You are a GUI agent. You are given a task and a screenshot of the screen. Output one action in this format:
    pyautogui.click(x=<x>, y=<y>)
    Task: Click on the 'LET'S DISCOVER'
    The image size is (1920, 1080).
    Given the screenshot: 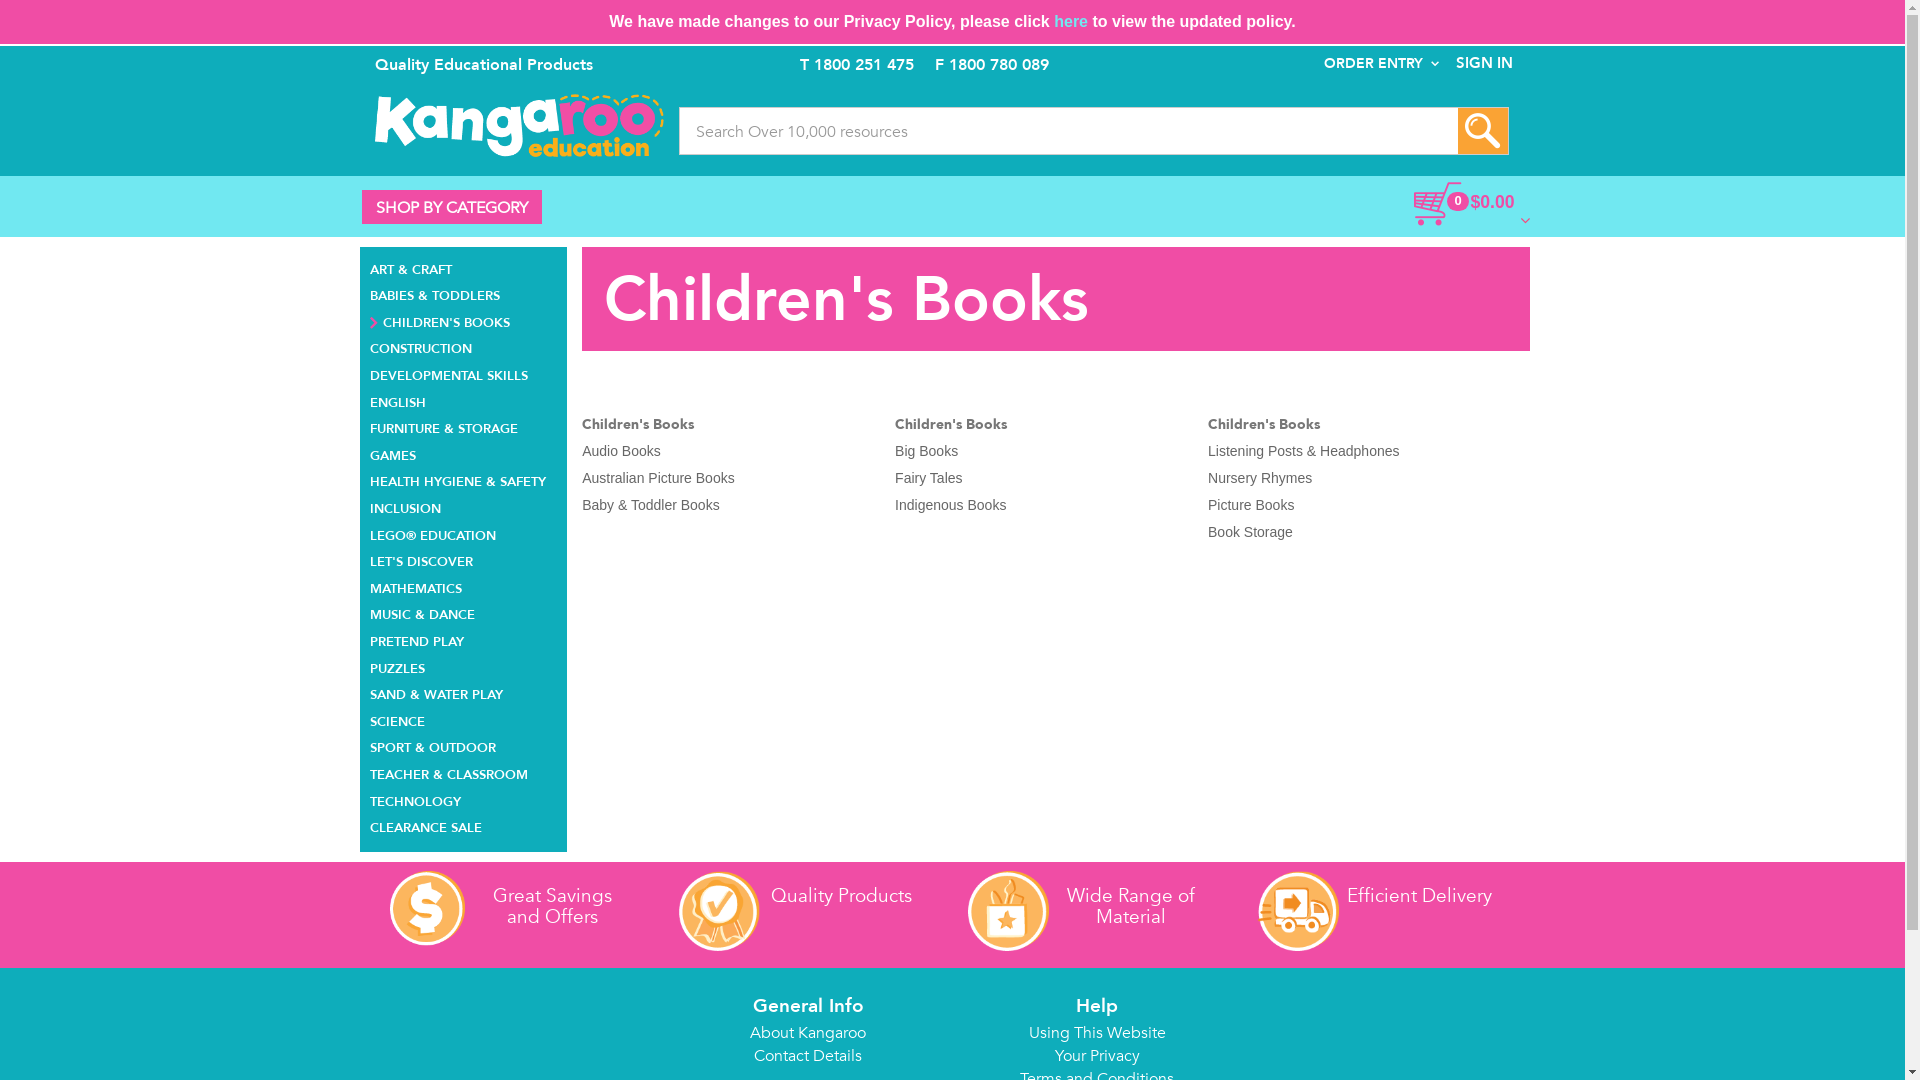 What is the action you would take?
    pyautogui.click(x=420, y=559)
    